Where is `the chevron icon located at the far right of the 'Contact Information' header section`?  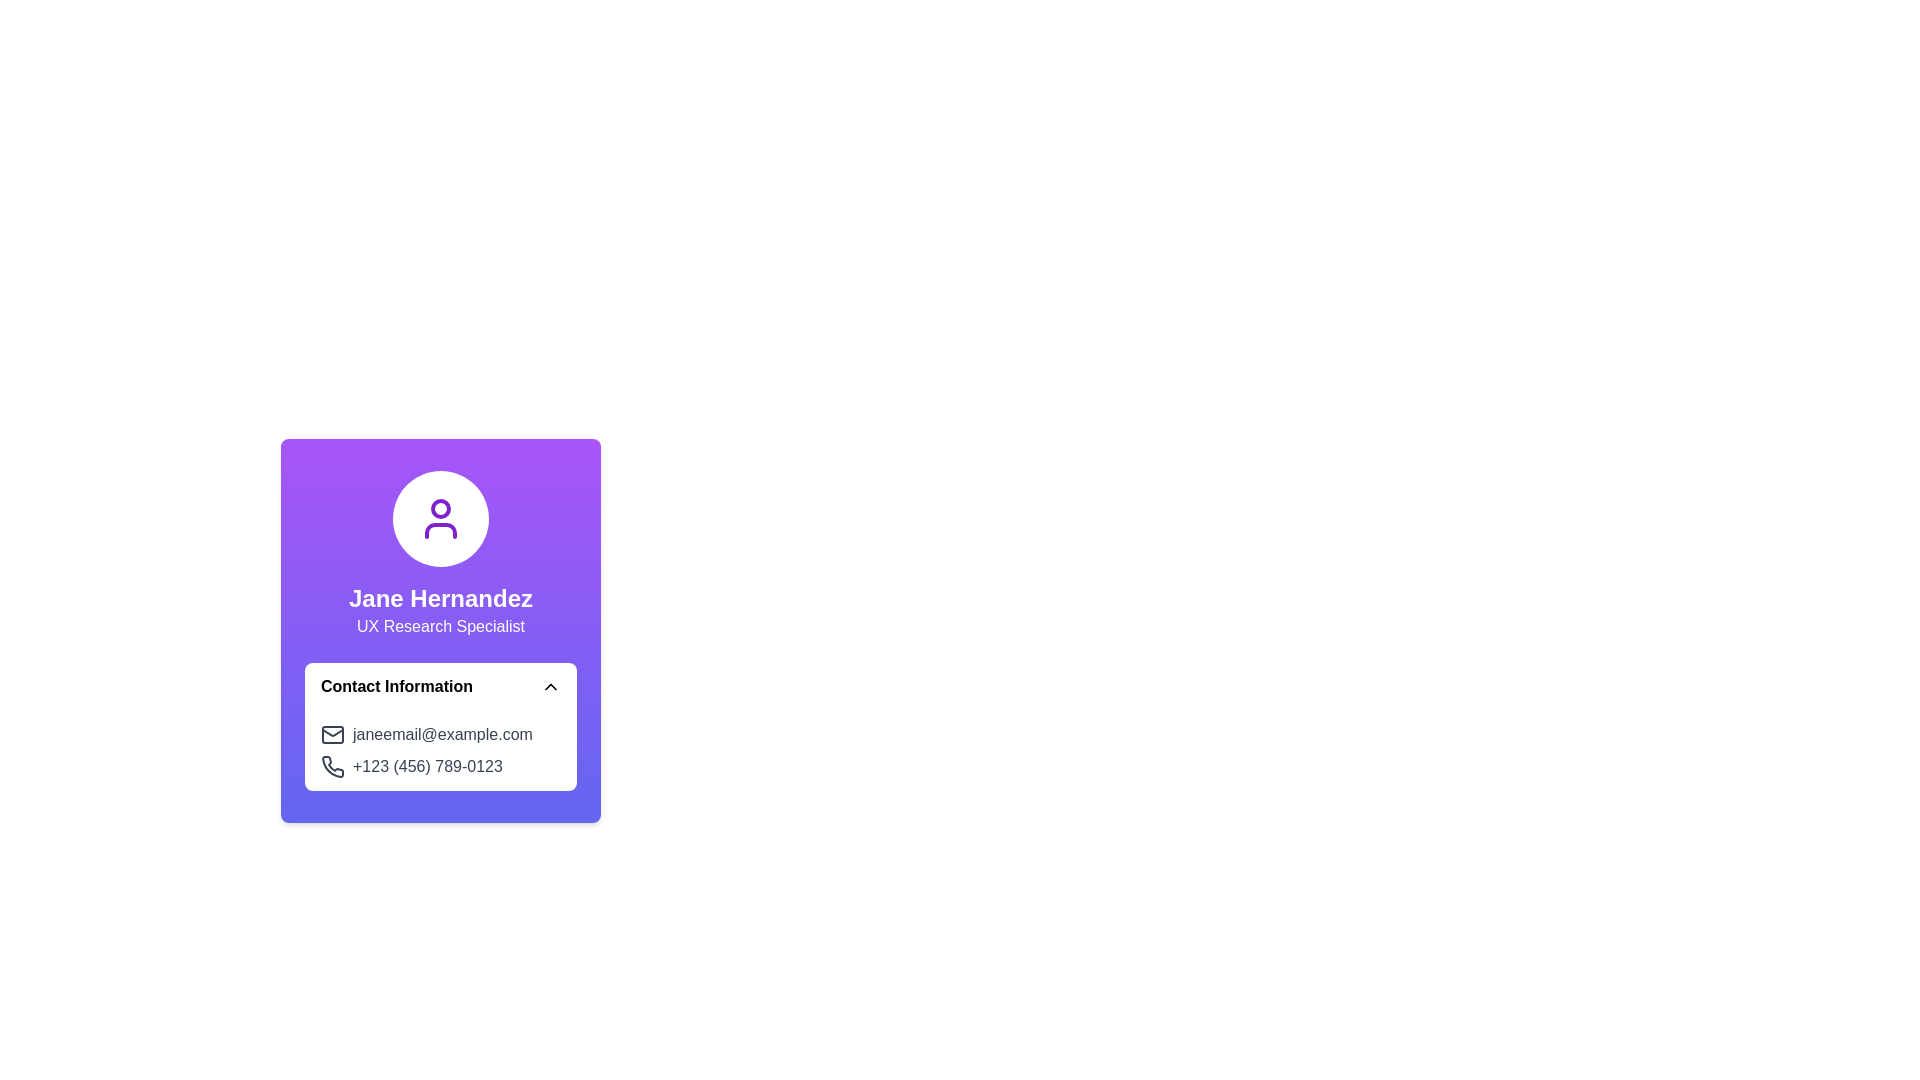 the chevron icon located at the far right of the 'Contact Information' header section is located at coordinates (551, 685).